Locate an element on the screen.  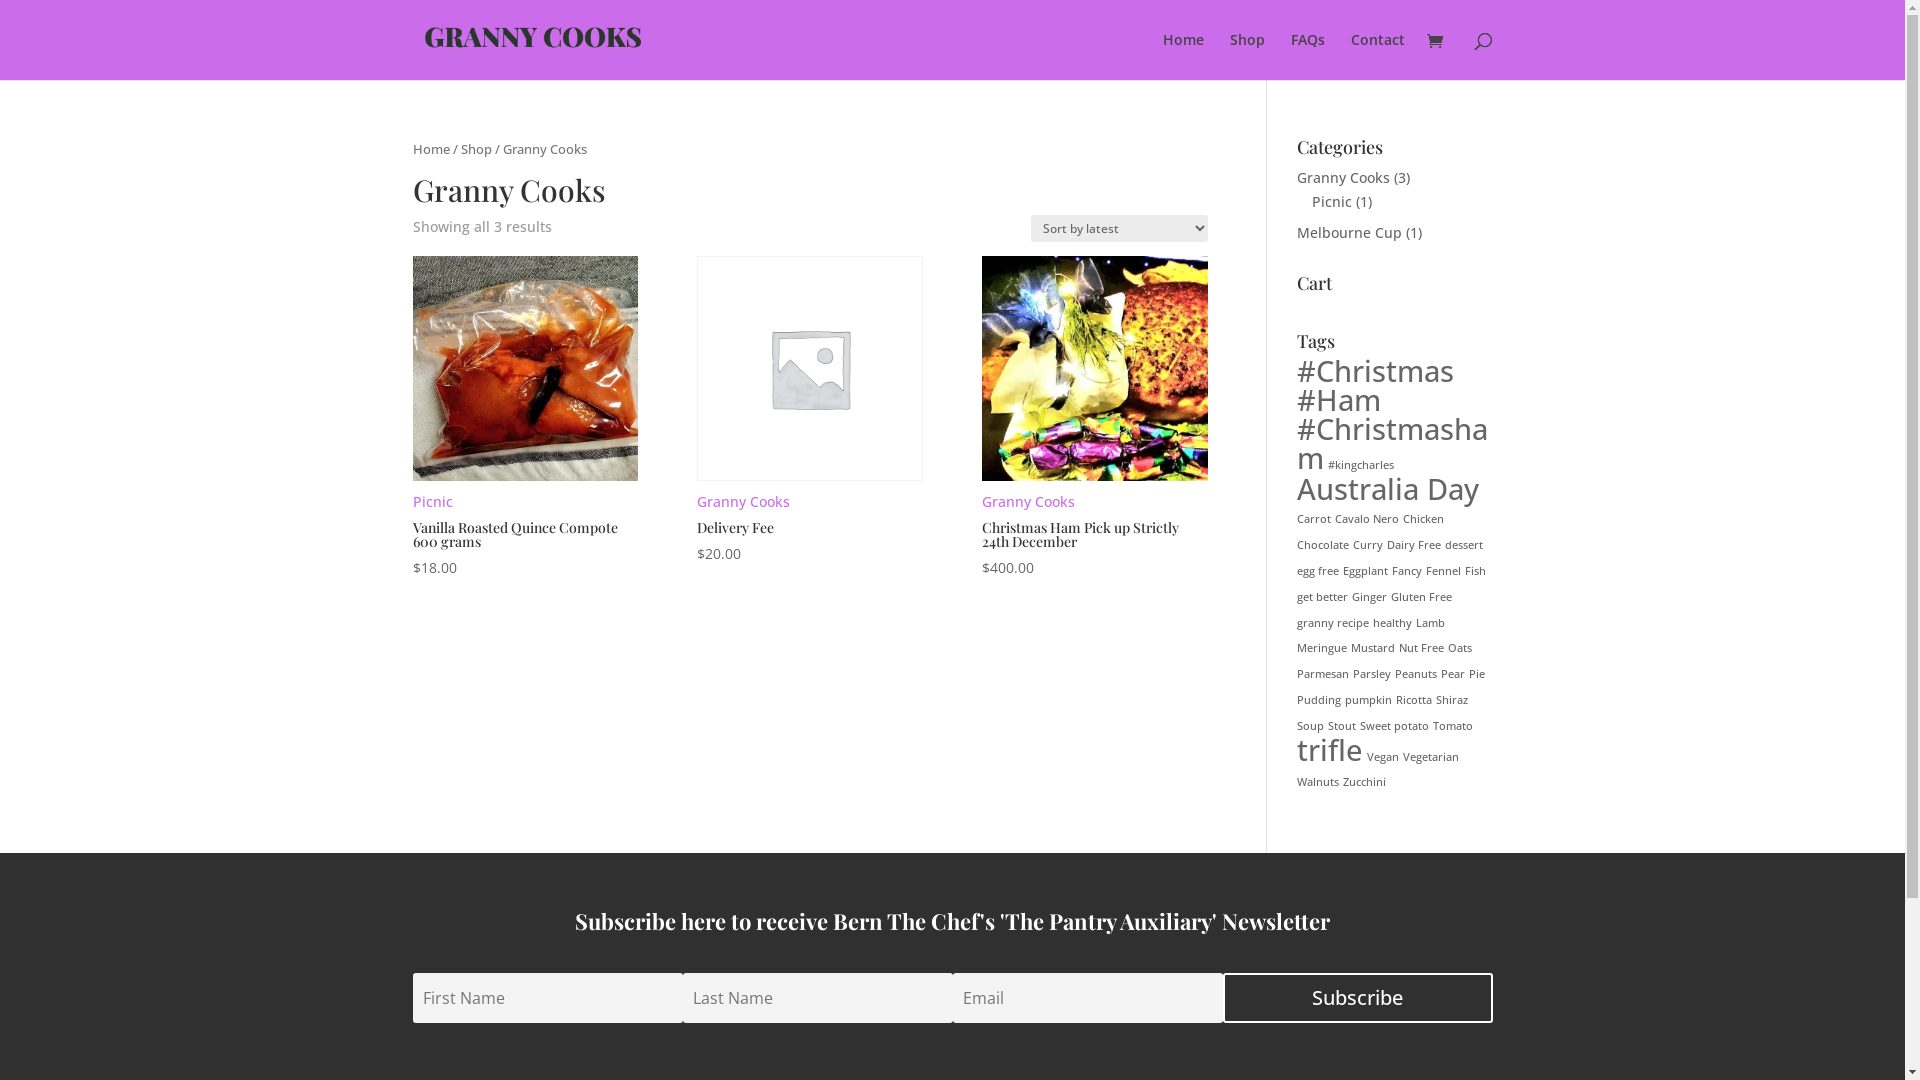
'Parsley' is located at coordinates (1371, 674).